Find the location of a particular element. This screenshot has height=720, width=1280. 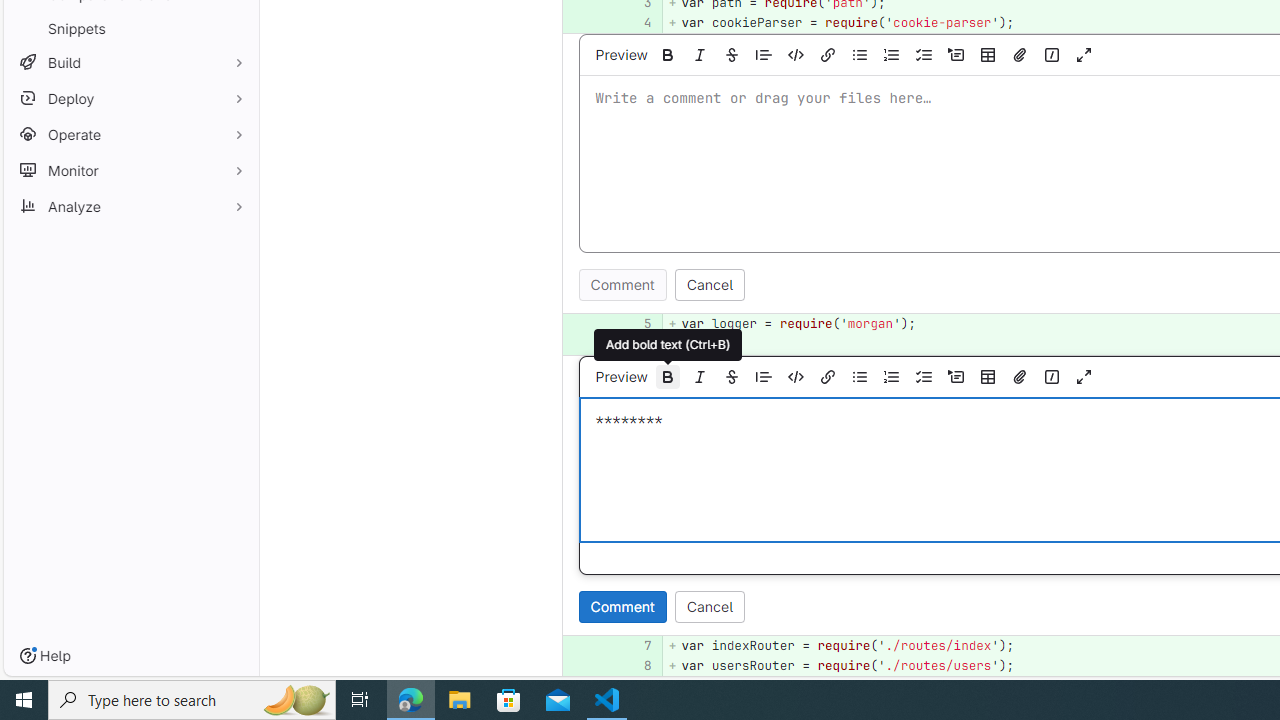

'6' is located at coordinates (636, 343).